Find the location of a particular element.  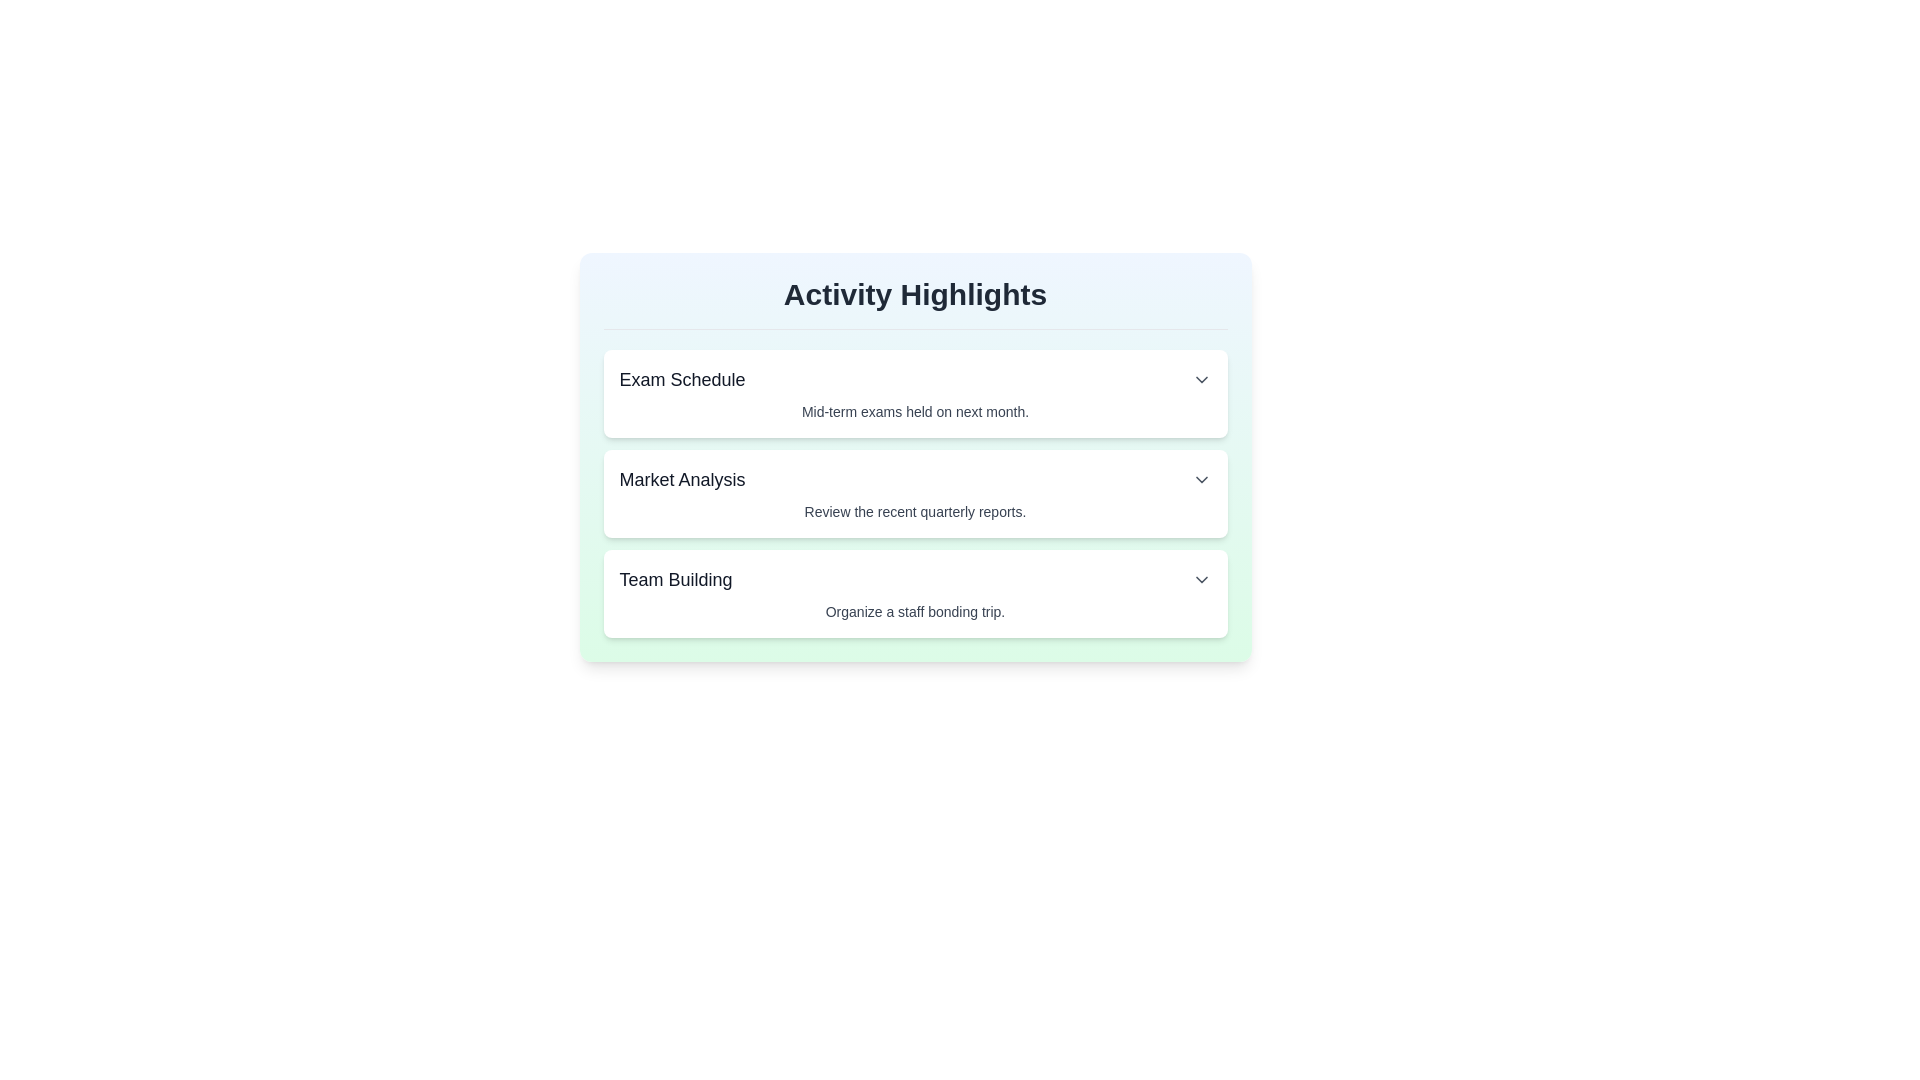

the item titled Team Building is located at coordinates (914, 593).